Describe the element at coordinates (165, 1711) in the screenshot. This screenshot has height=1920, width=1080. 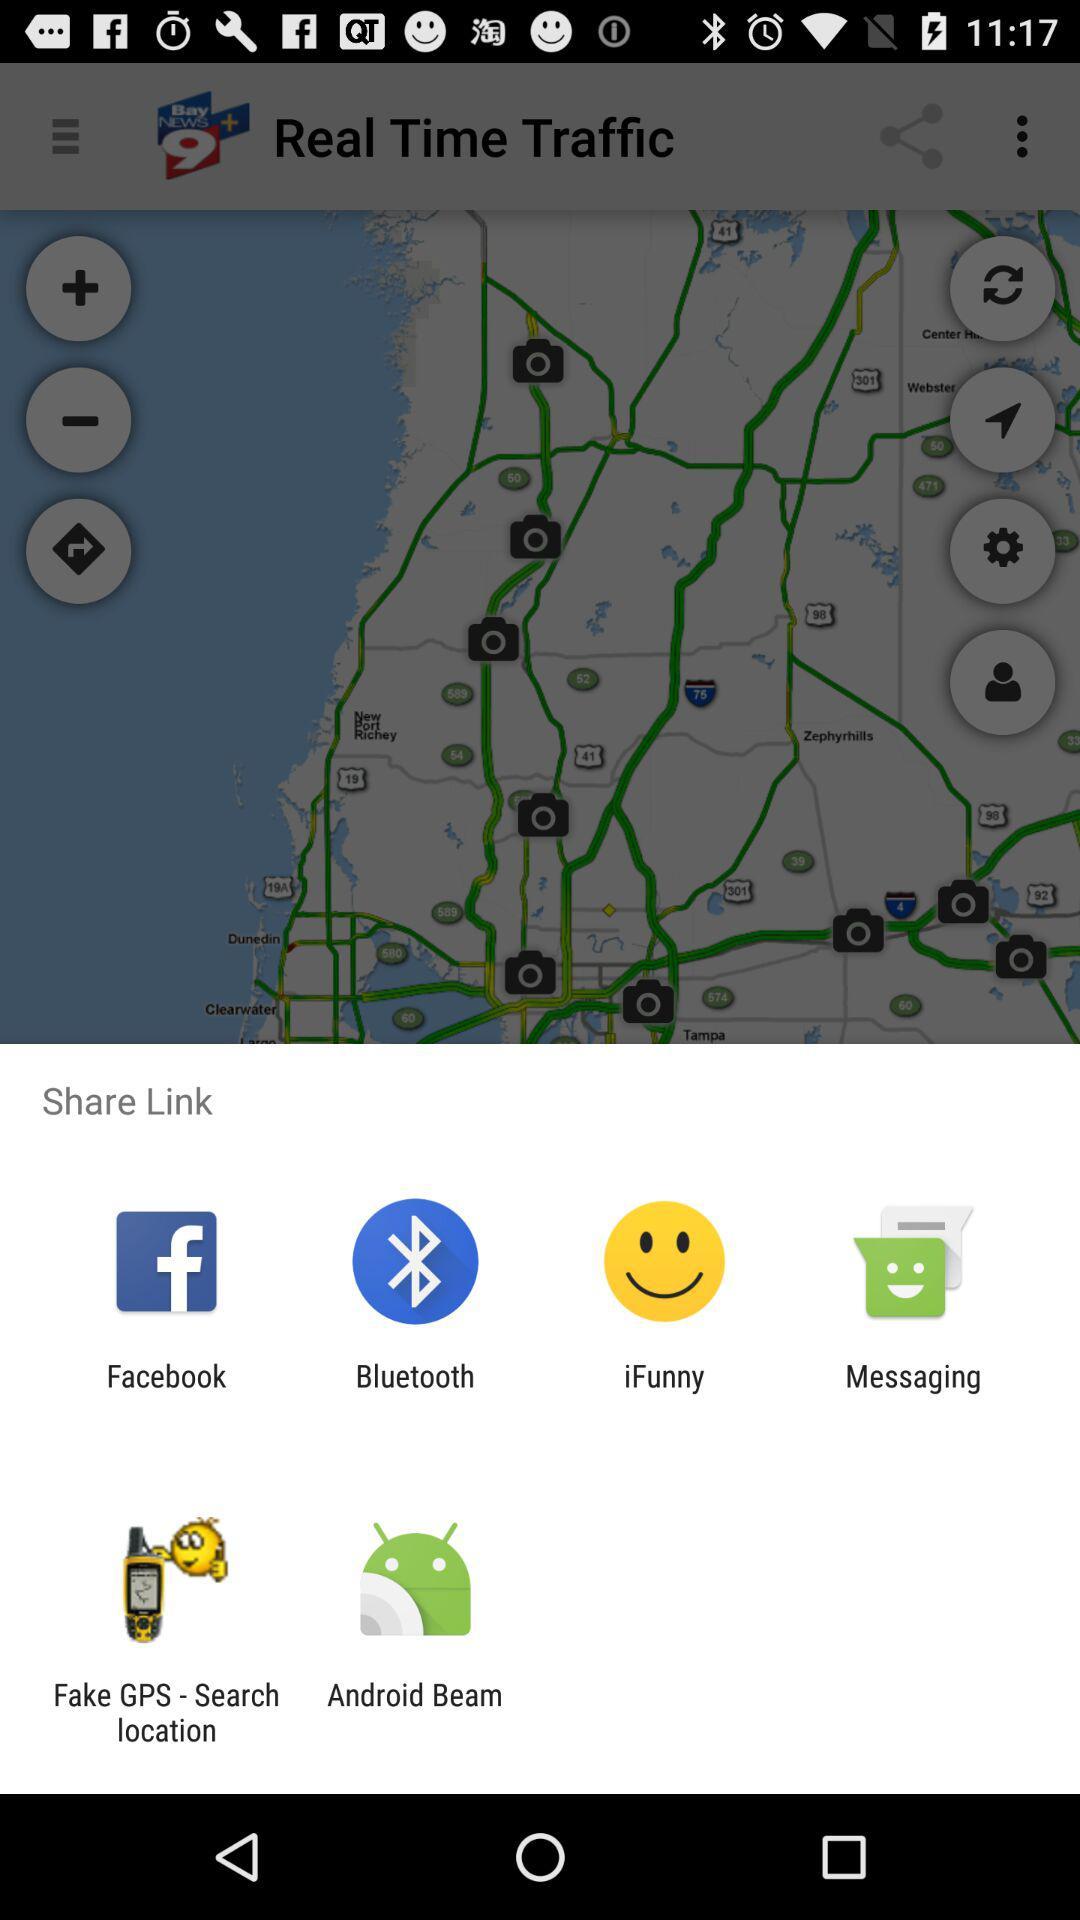
I see `the fake gps search app` at that location.